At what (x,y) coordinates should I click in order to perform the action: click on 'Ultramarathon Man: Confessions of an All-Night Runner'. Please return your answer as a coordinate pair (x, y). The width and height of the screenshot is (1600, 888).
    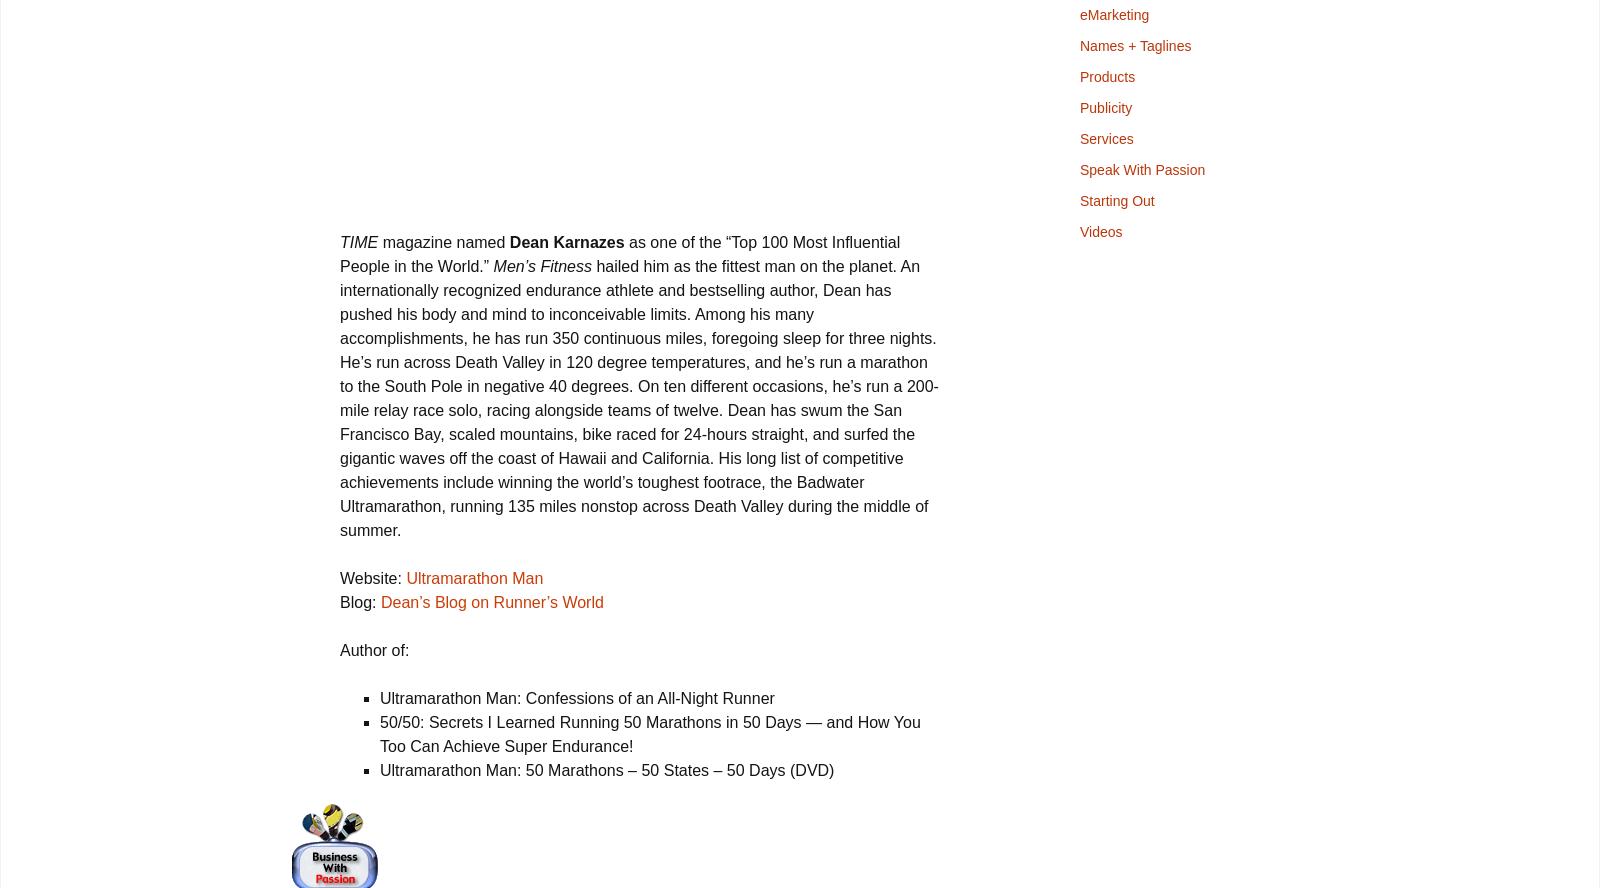
    Looking at the image, I should click on (575, 698).